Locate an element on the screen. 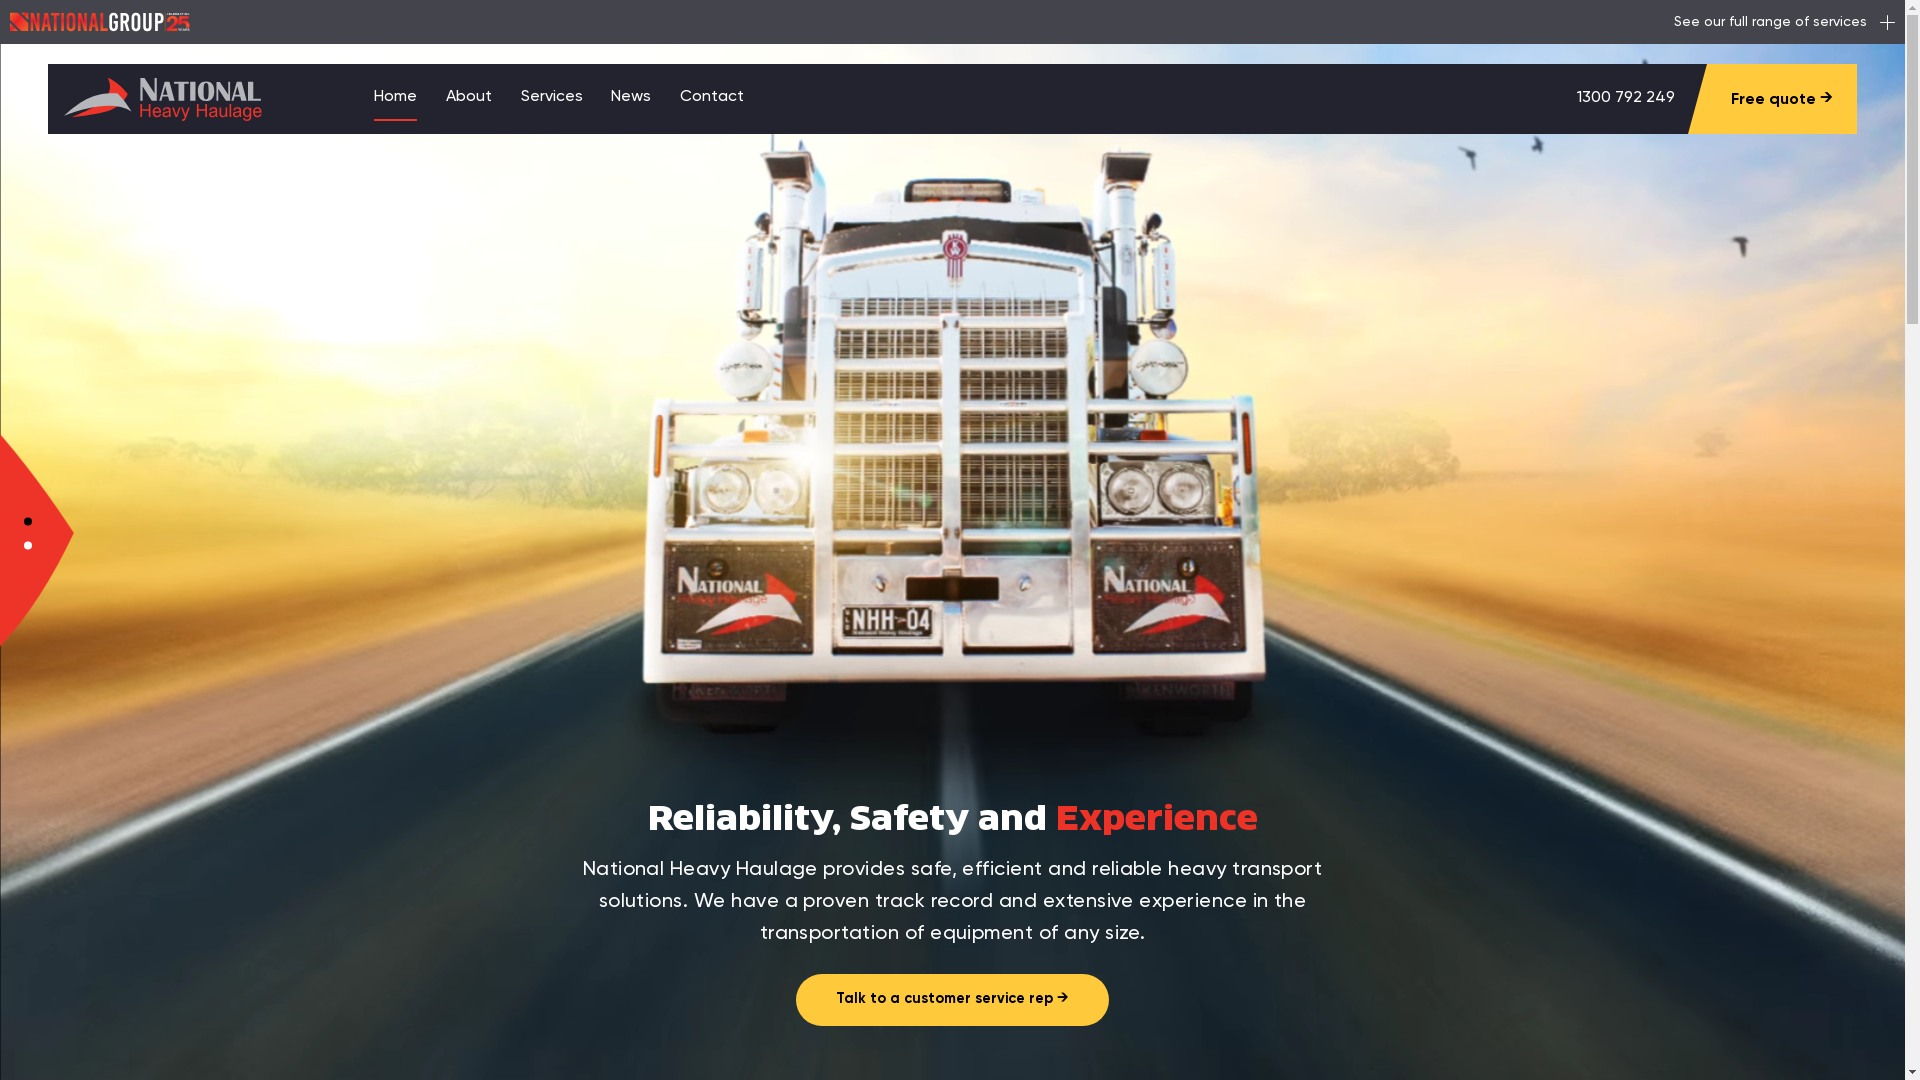 This screenshot has height=1080, width=1920. 'Home' is located at coordinates (374, 99).